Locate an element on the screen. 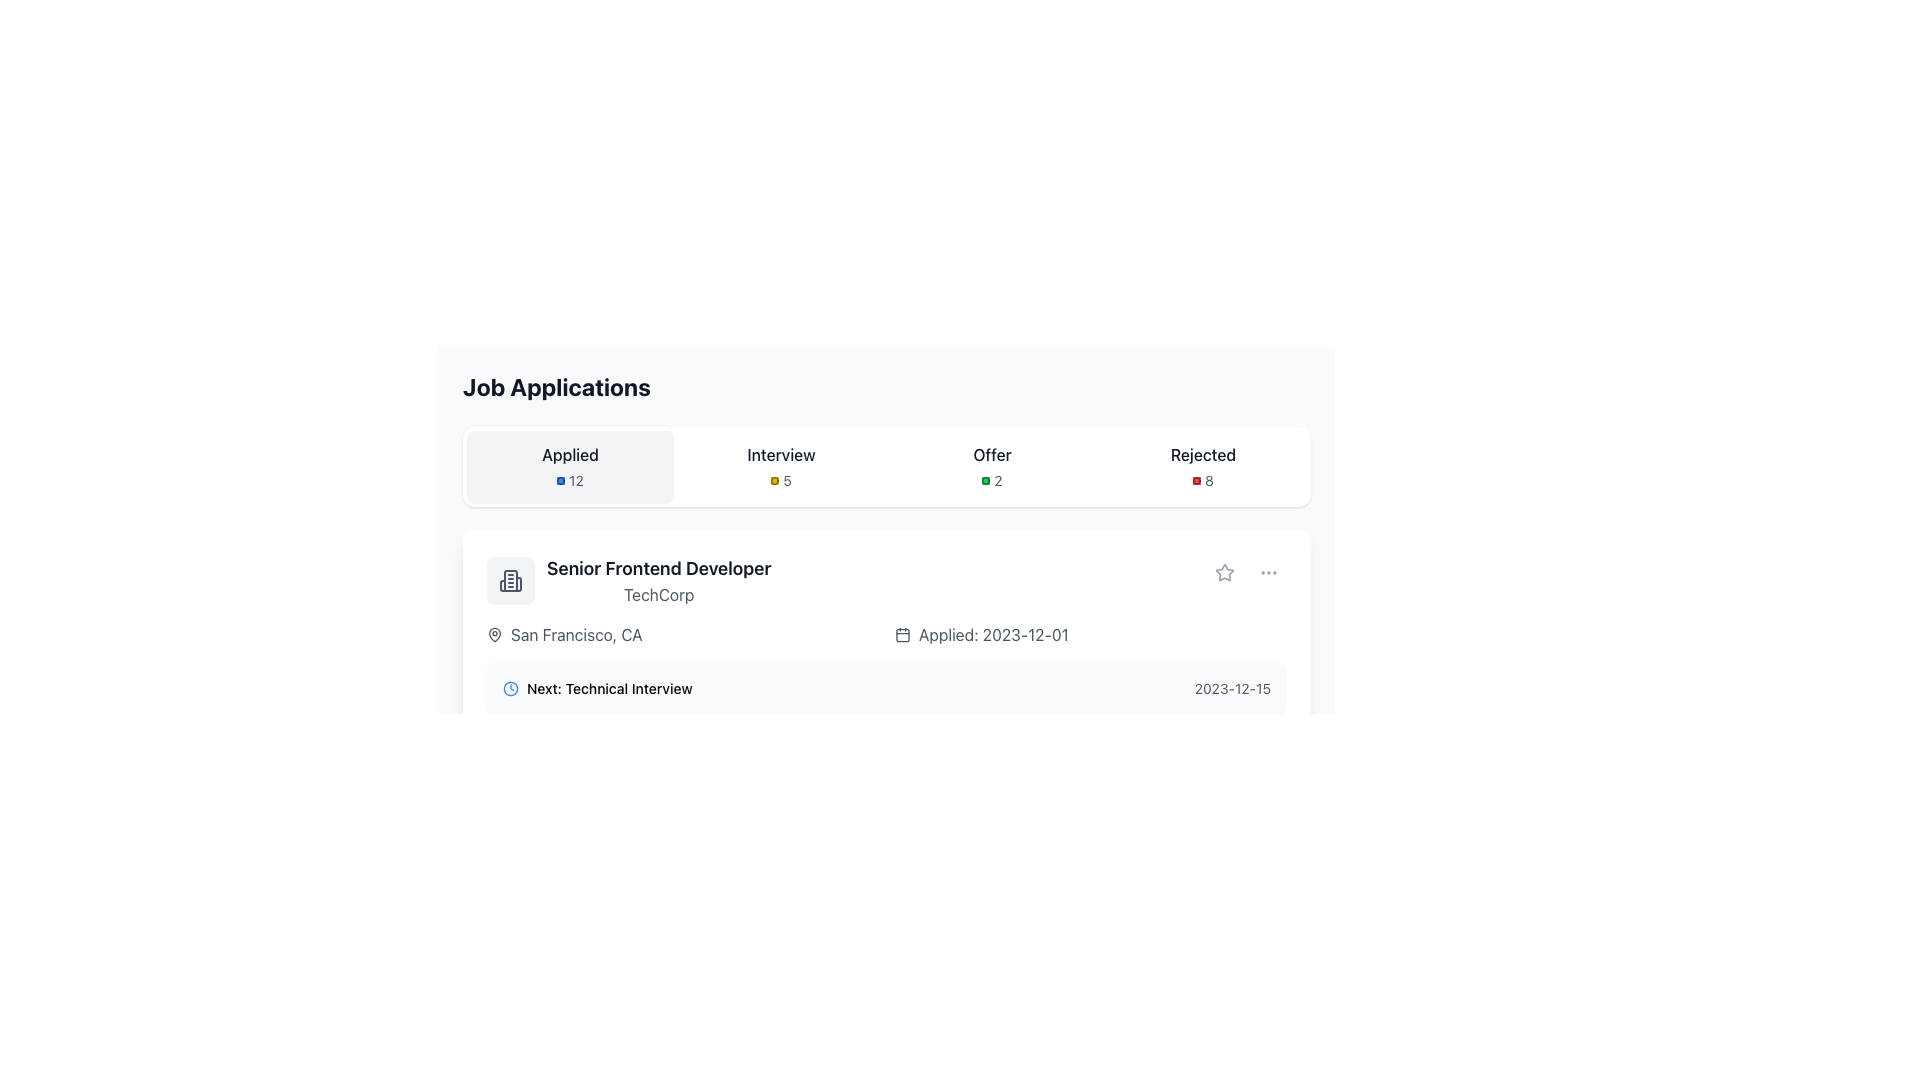  the 'Offer 2' button located in the Job Applications section, positioned between 'Interview' and 'Rejected' in the grid layout is located at coordinates (992, 466).